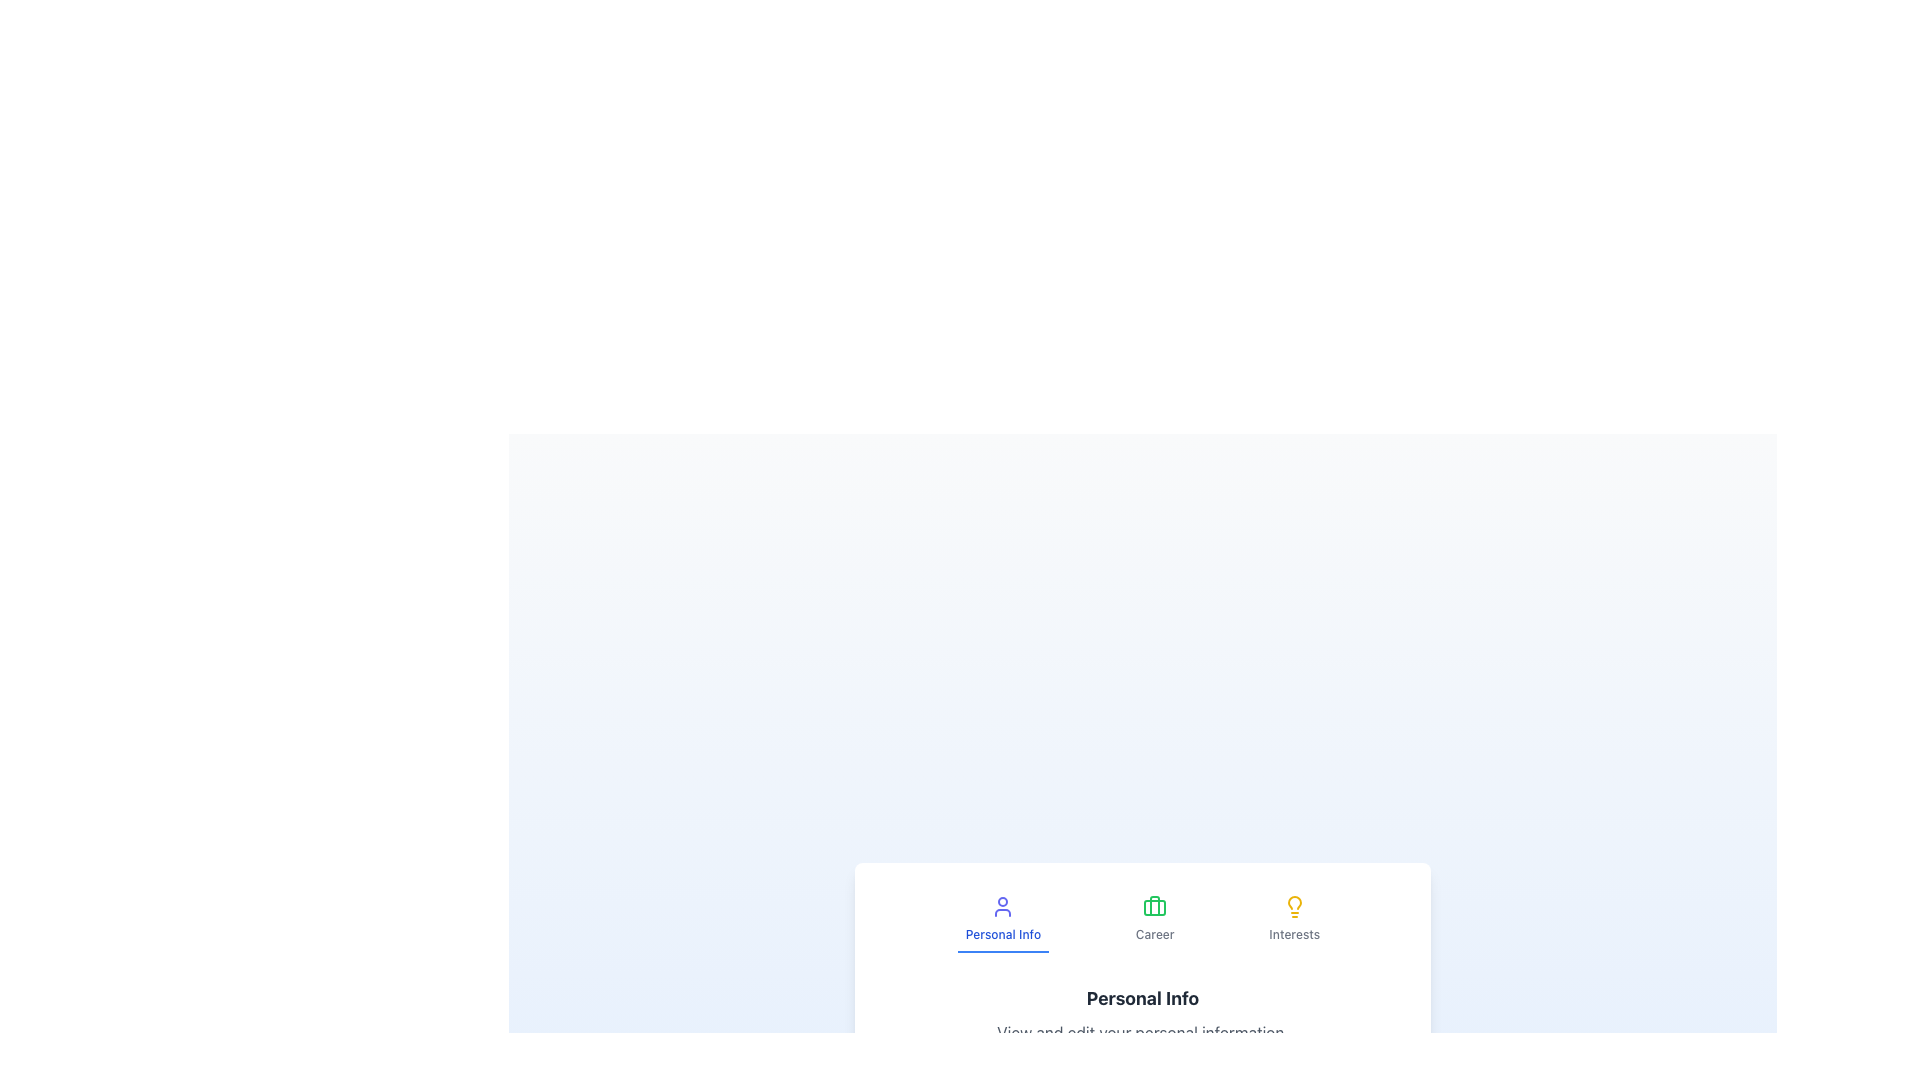  Describe the element at coordinates (1155, 907) in the screenshot. I see `the briefcase icon in the navigation section` at that location.